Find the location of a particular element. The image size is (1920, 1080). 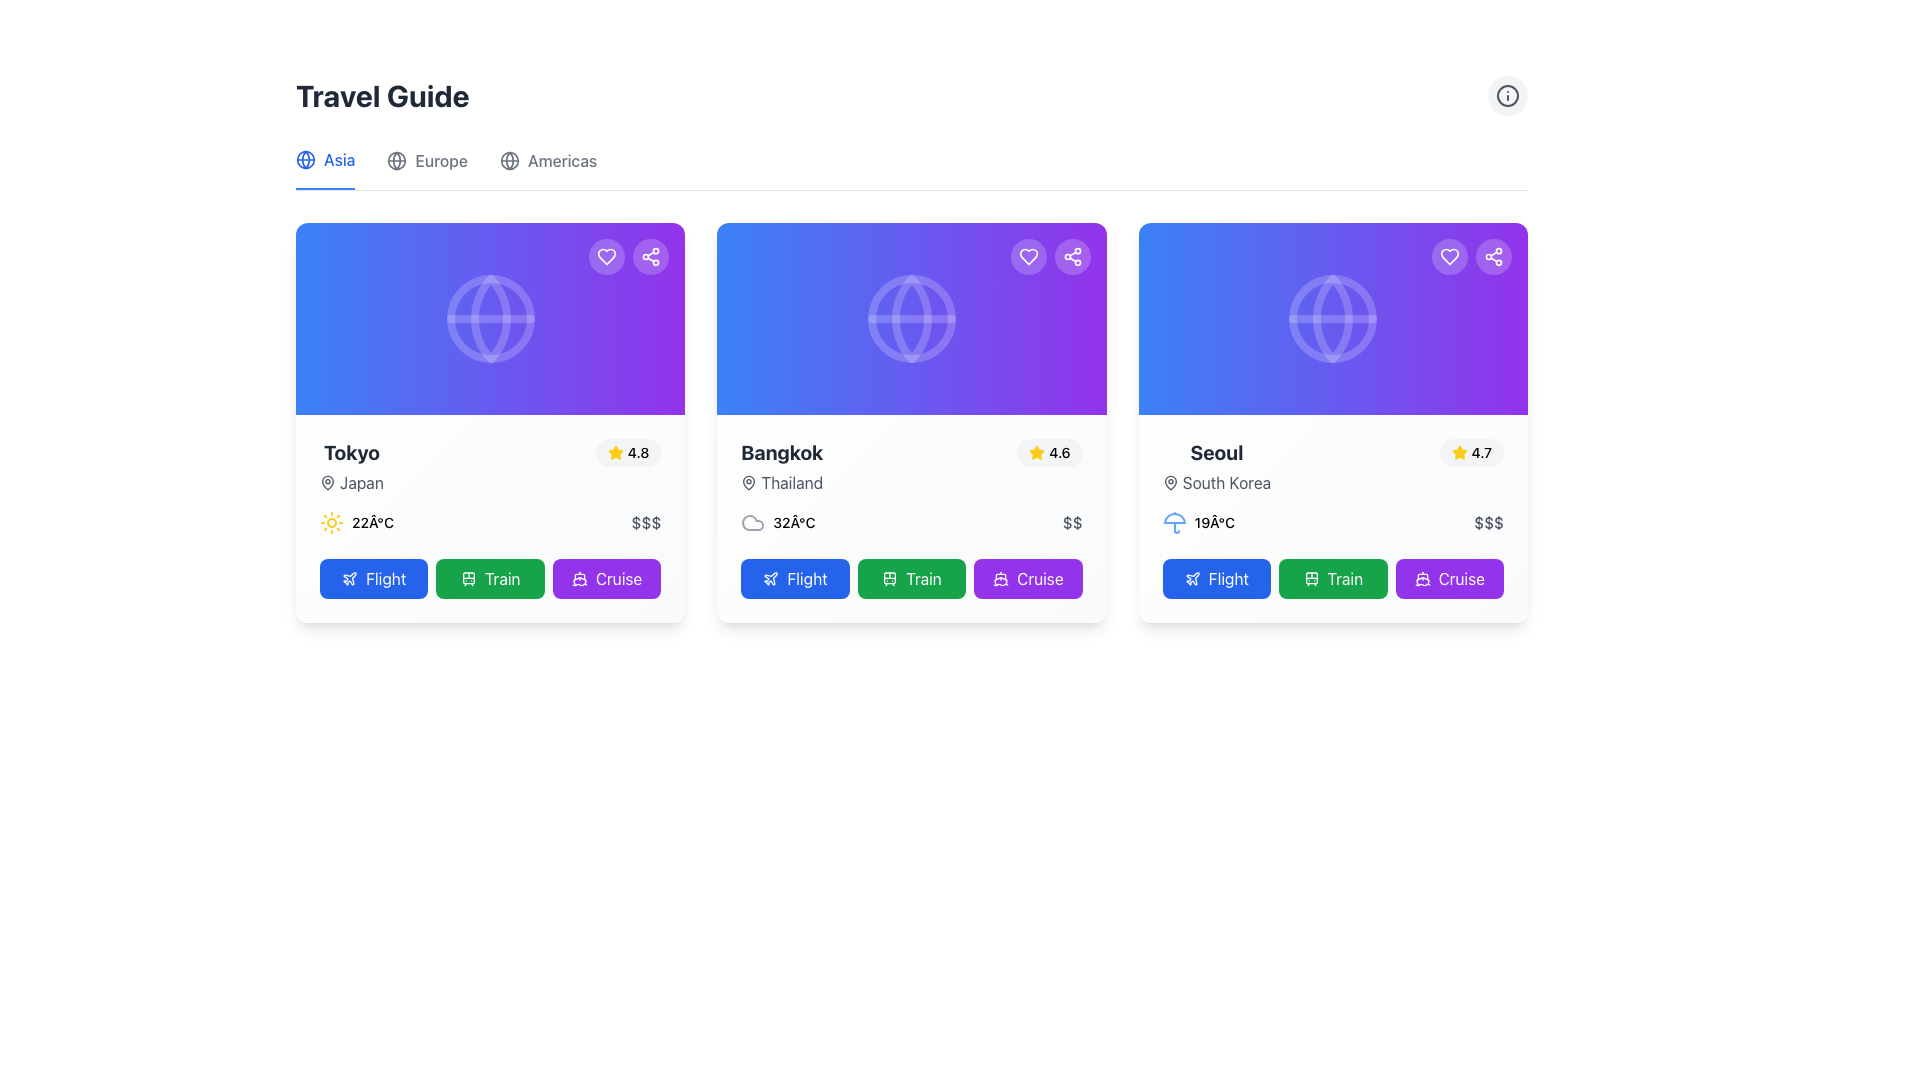

the horizontally-aligned green button labeled 'Train' located in the lower section of the 'Seoul' card is located at coordinates (1333, 578).